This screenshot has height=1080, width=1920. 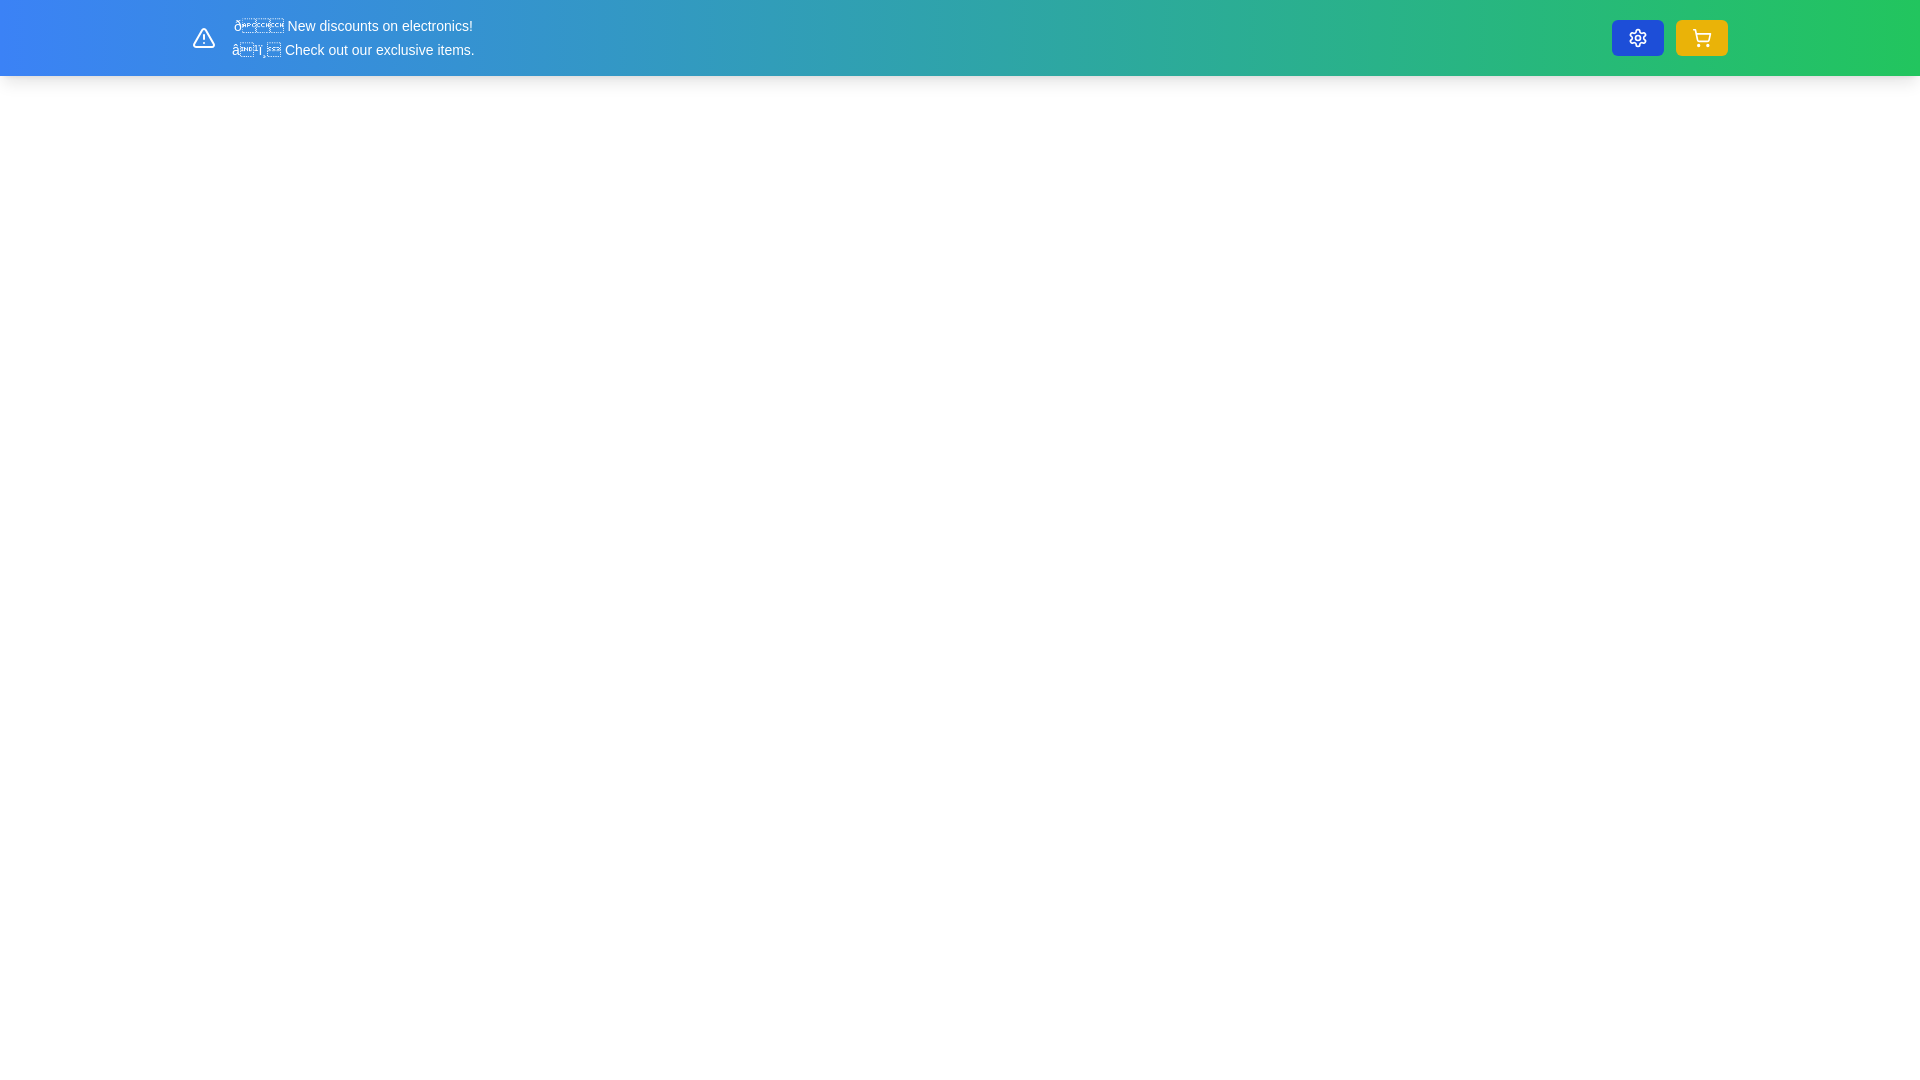 I want to click on textual content of the alert element displaying 'New discounts on electronics!' and 'Check out our exclusive items.', so click(x=333, y=38).